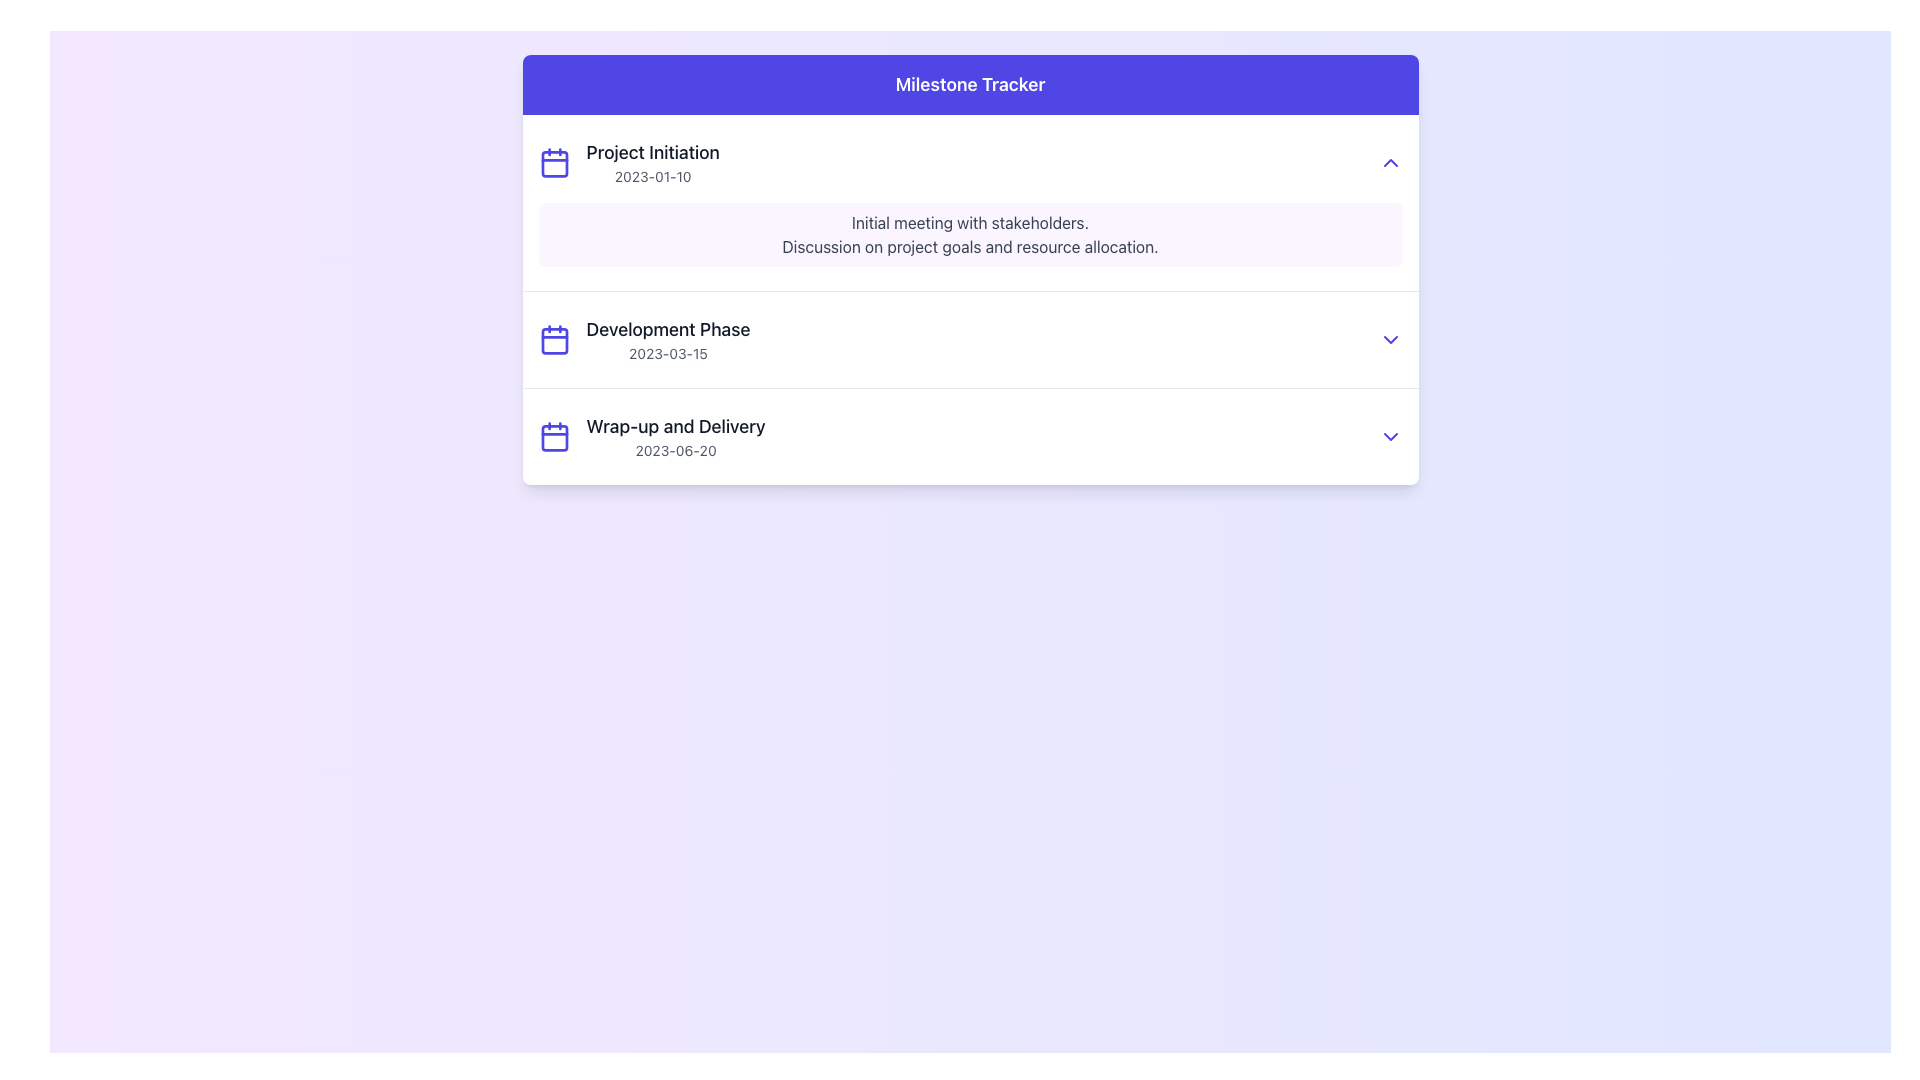 The image size is (1920, 1080). Describe the element at coordinates (653, 161) in the screenshot. I see `the 'Project Initiation' text display which shows the date '2023-01-10' below it, located at the top of a vertical list in the interface` at that location.